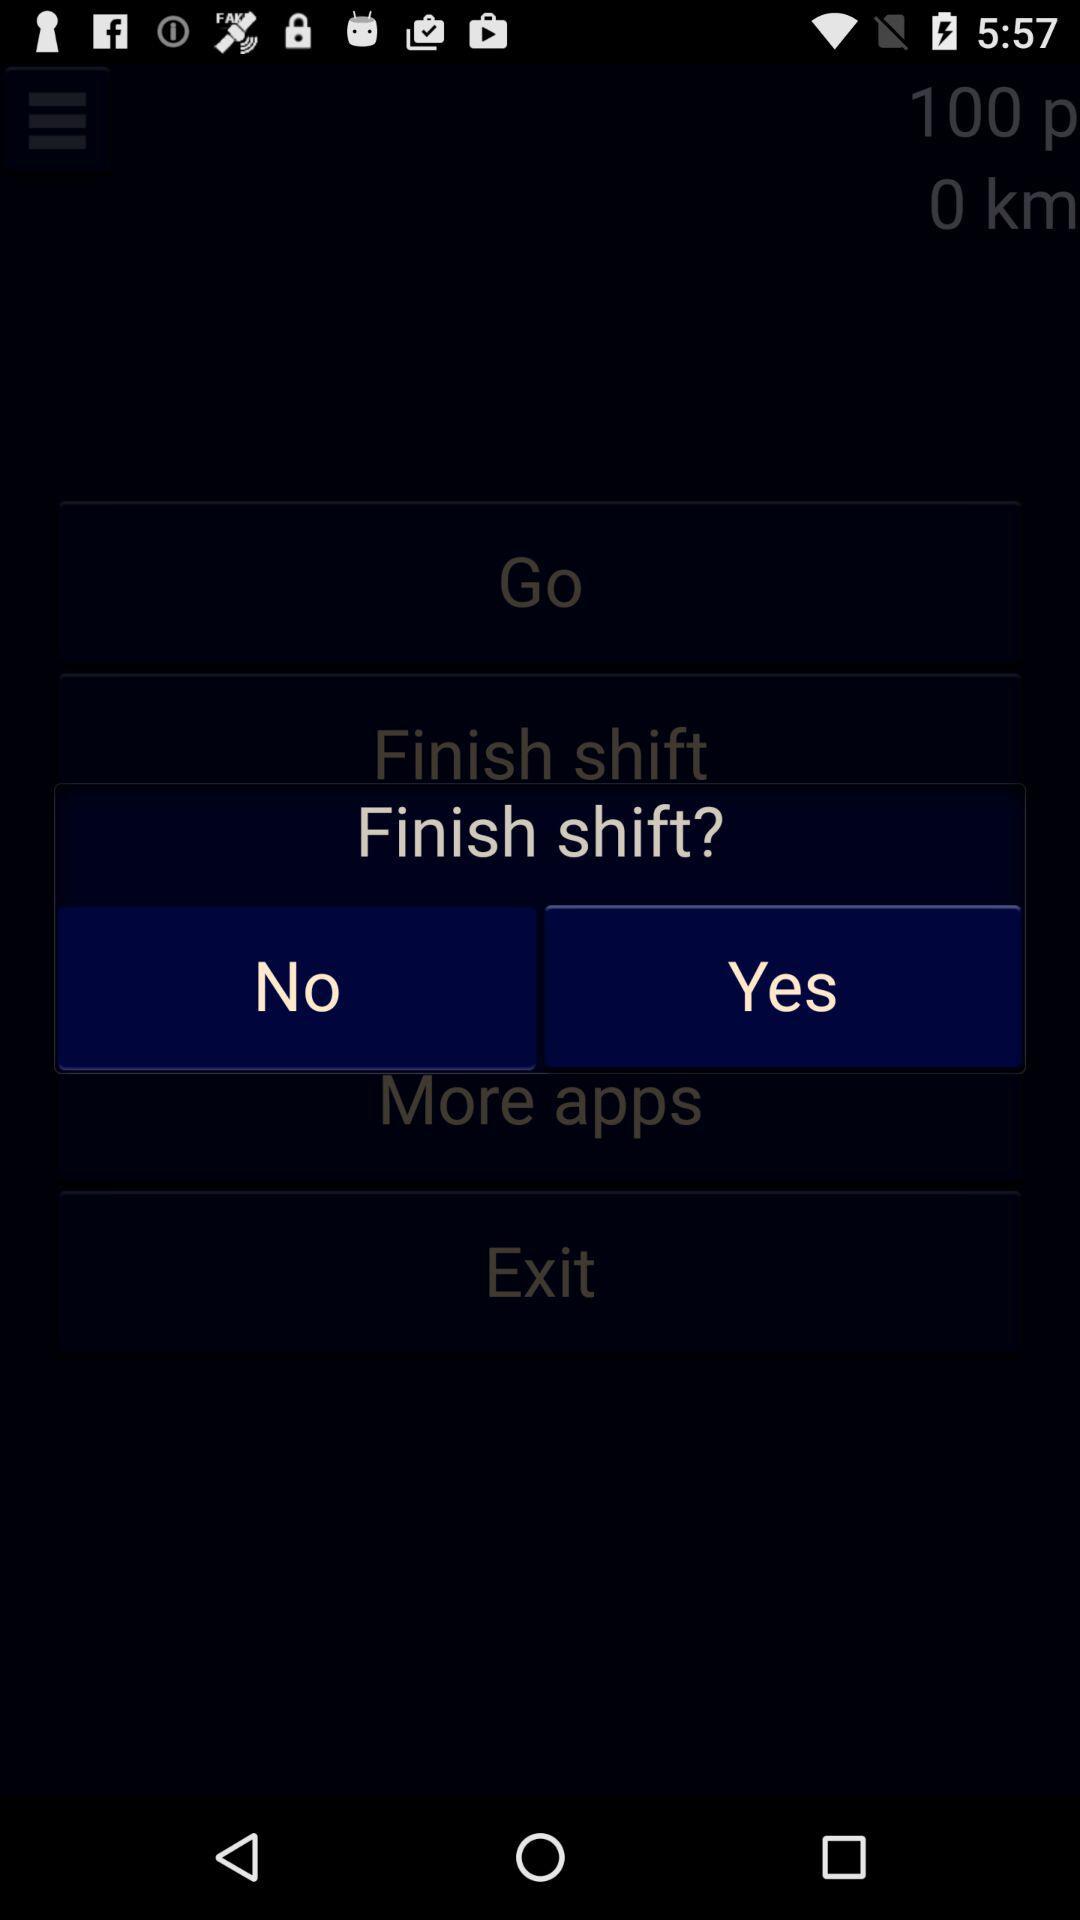 This screenshot has height=1920, width=1080. Describe the element at coordinates (540, 927) in the screenshot. I see `the item above the more apps item` at that location.